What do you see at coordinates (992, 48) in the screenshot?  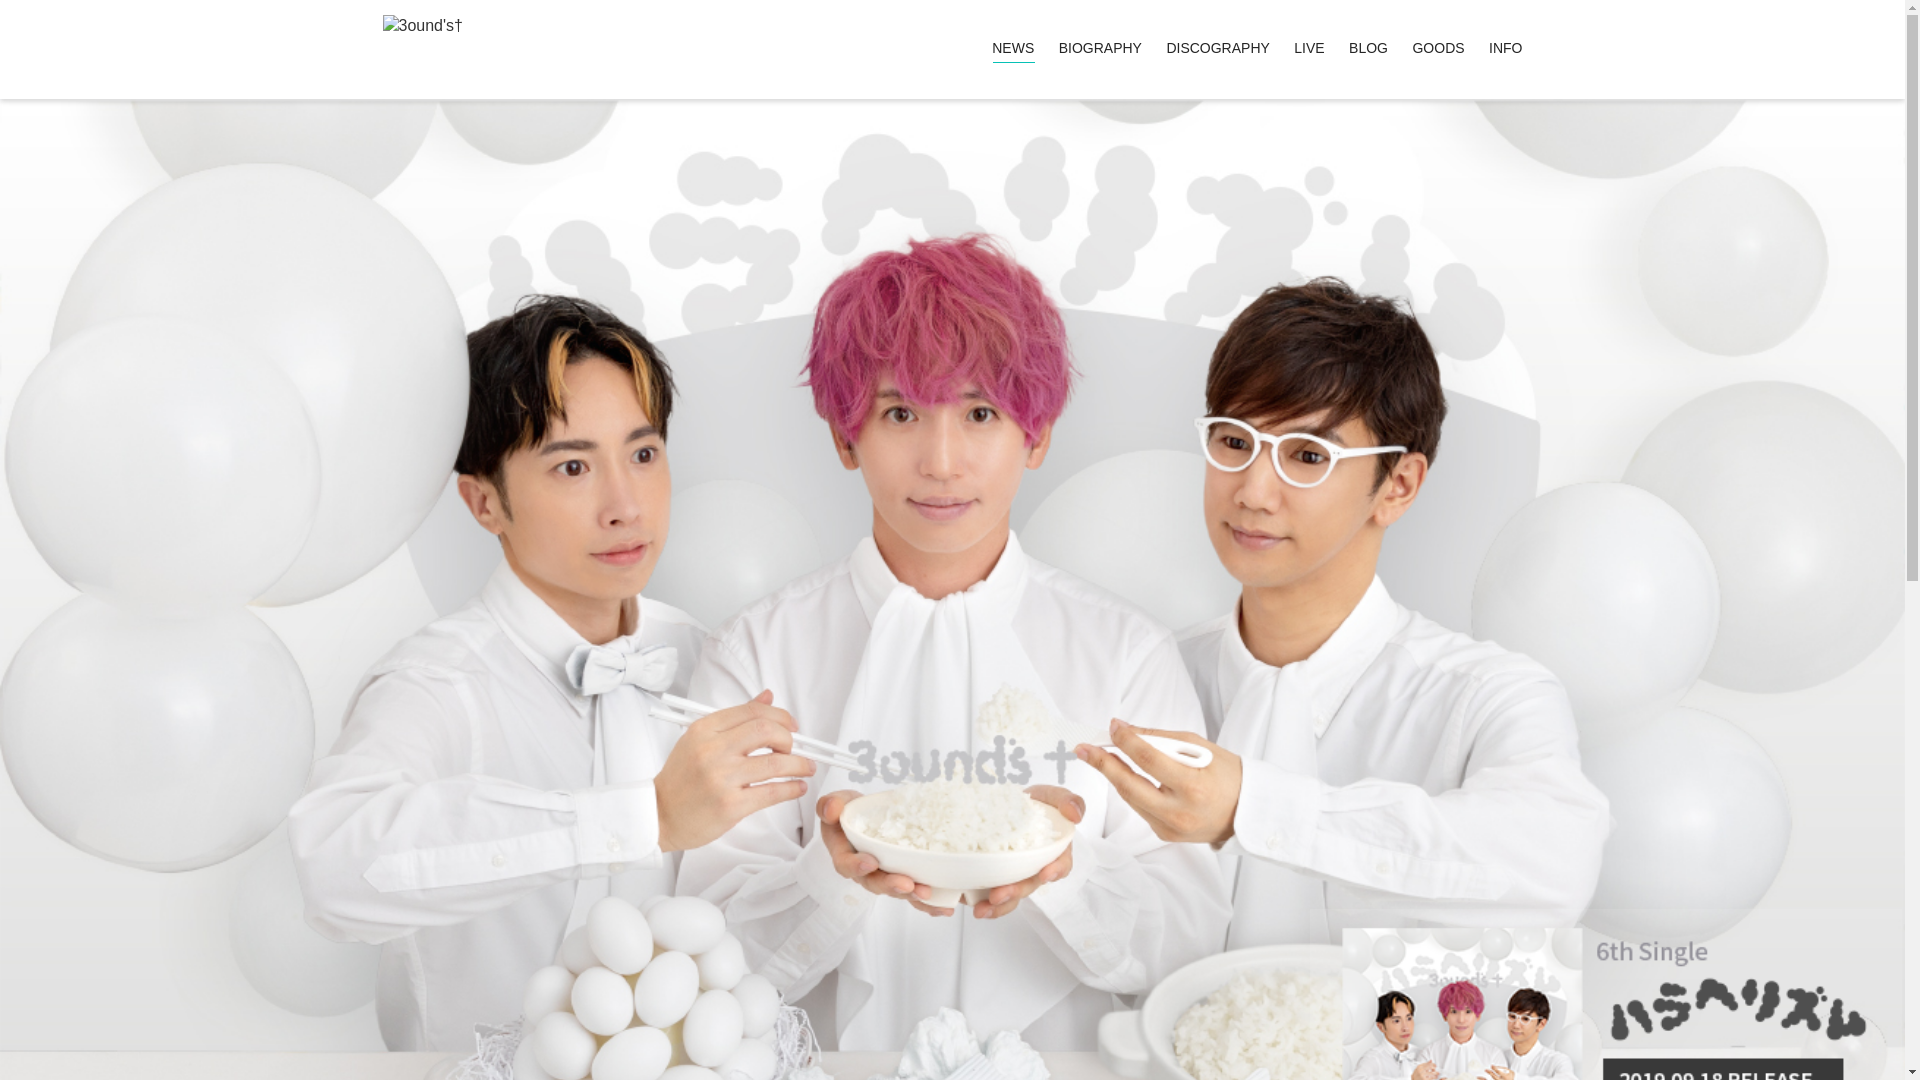 I see `'NEWS'` at bounding box center [992, 48].